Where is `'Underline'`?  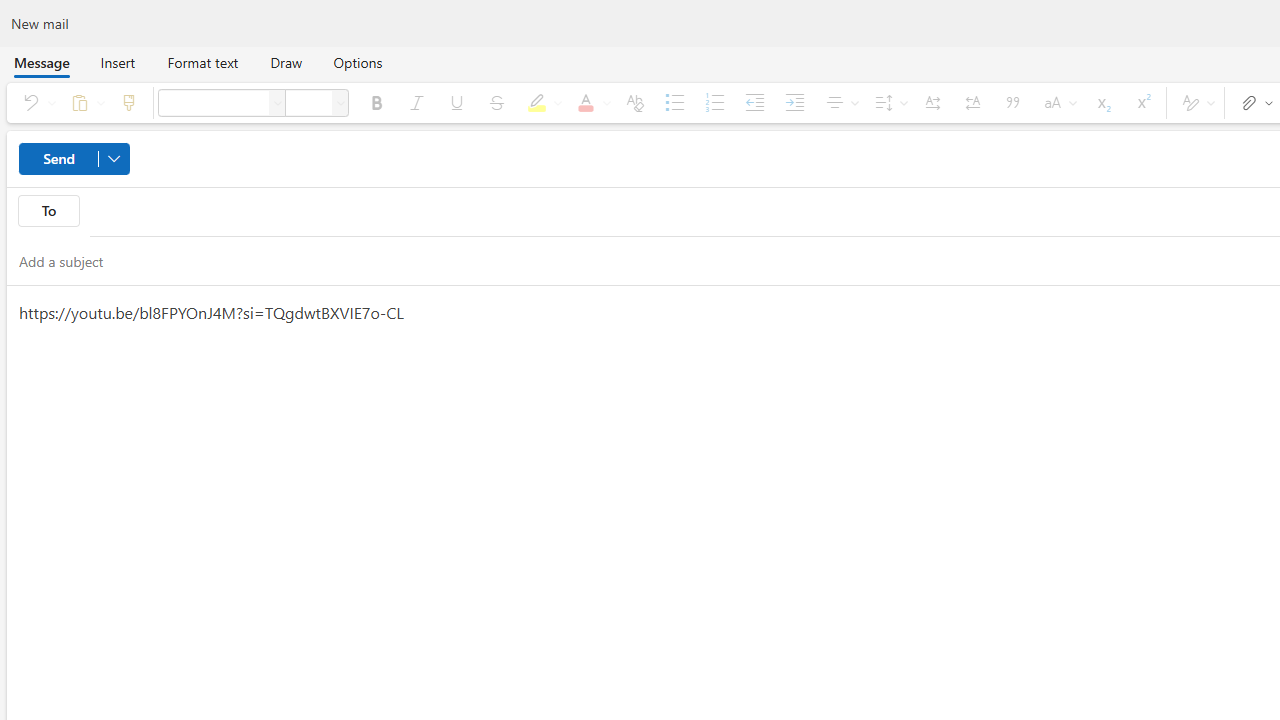 'Underline' is located at coordinates (455, 102).